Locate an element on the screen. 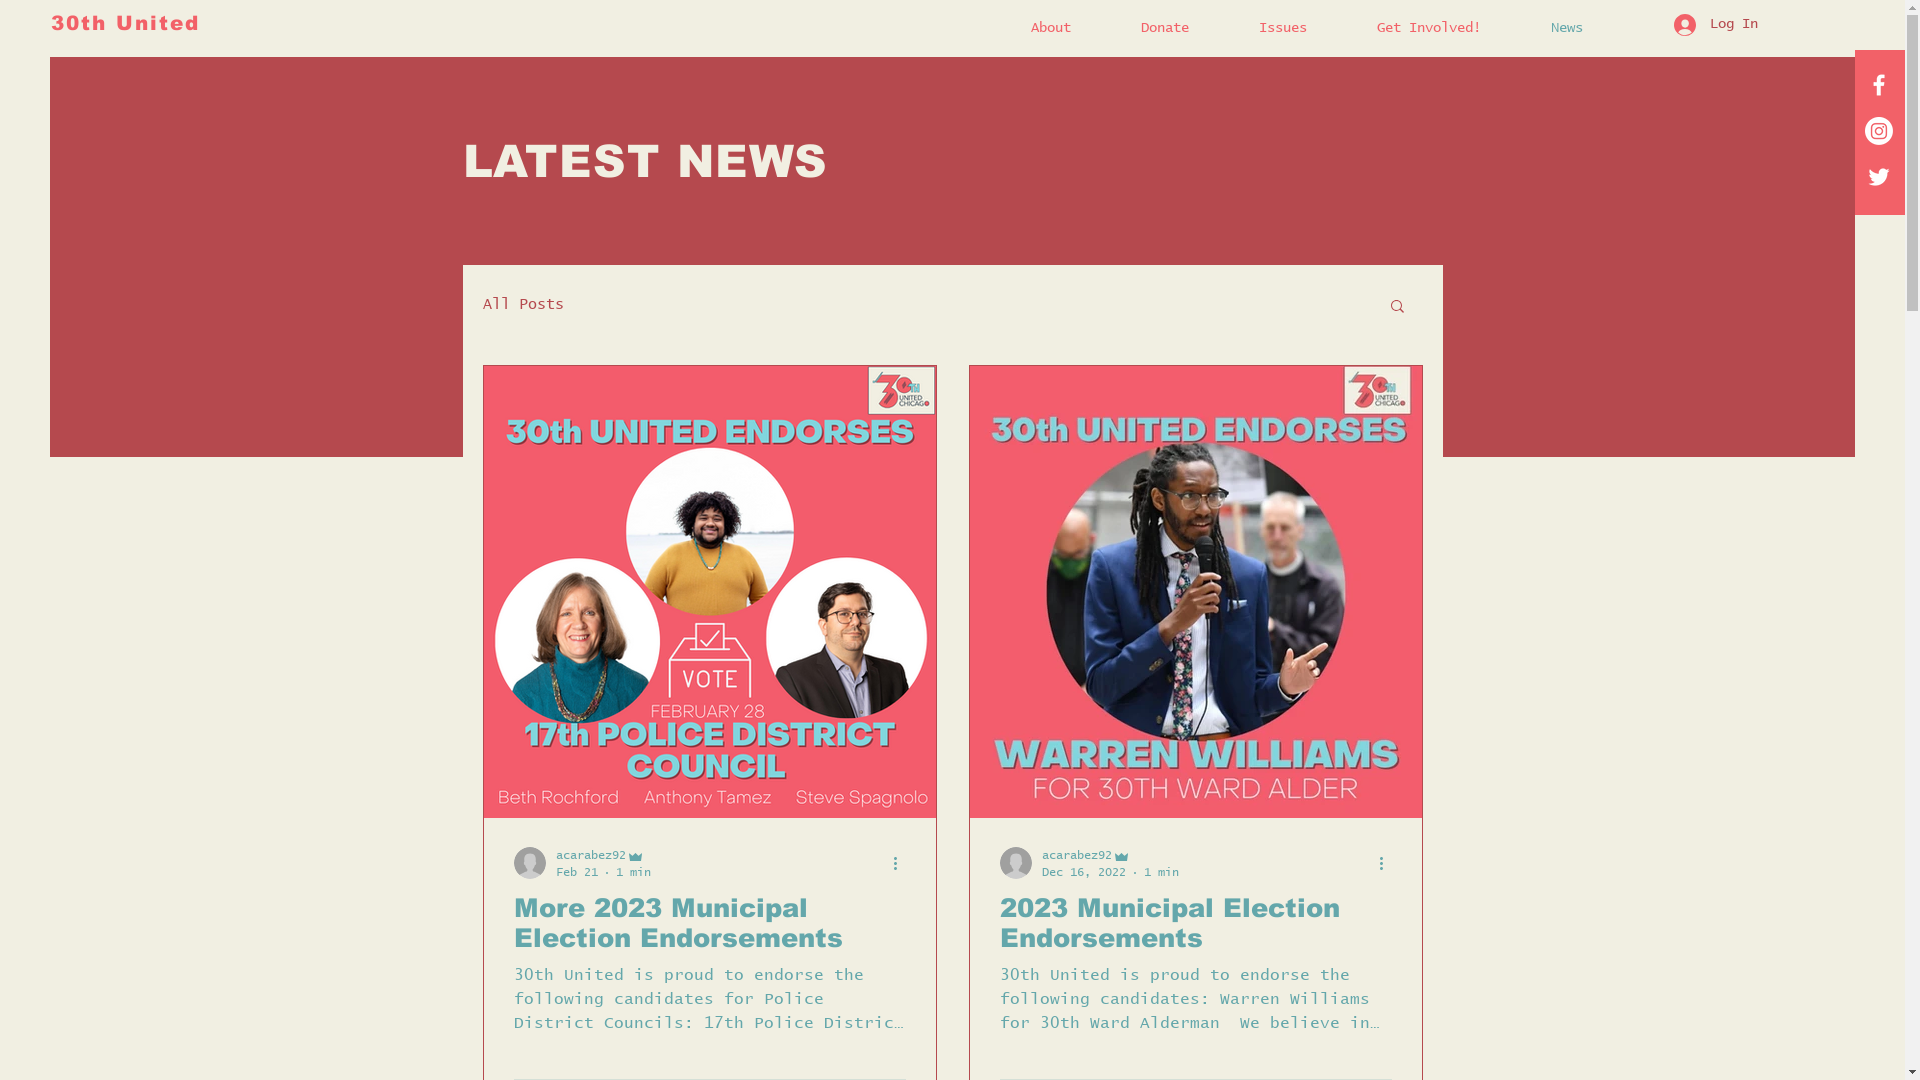 This screenshot has height=1080, width=1920. '2023 Municipal Election Endorsements' is located at coordinates (1195, 922).